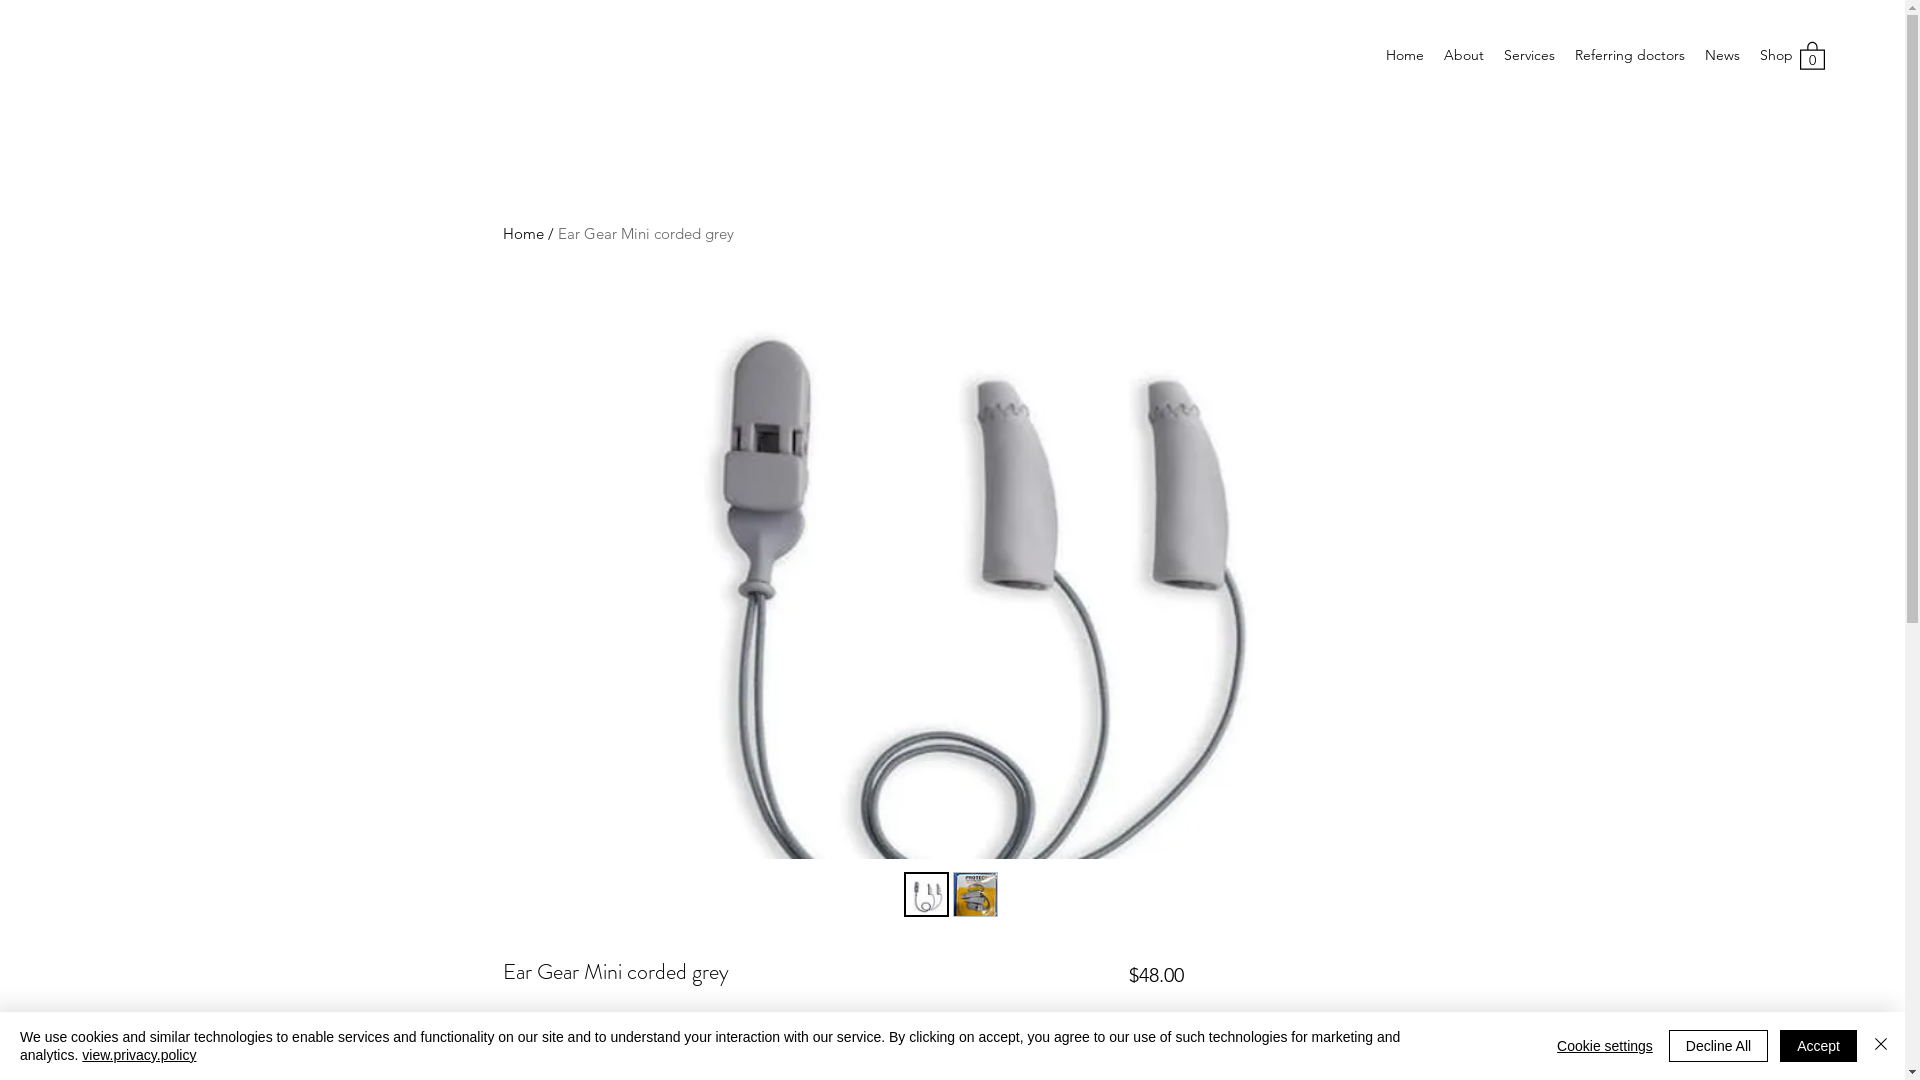  Describe the element at coordinates (522, 232) in the screenshot. I see `'Home'` at that location.